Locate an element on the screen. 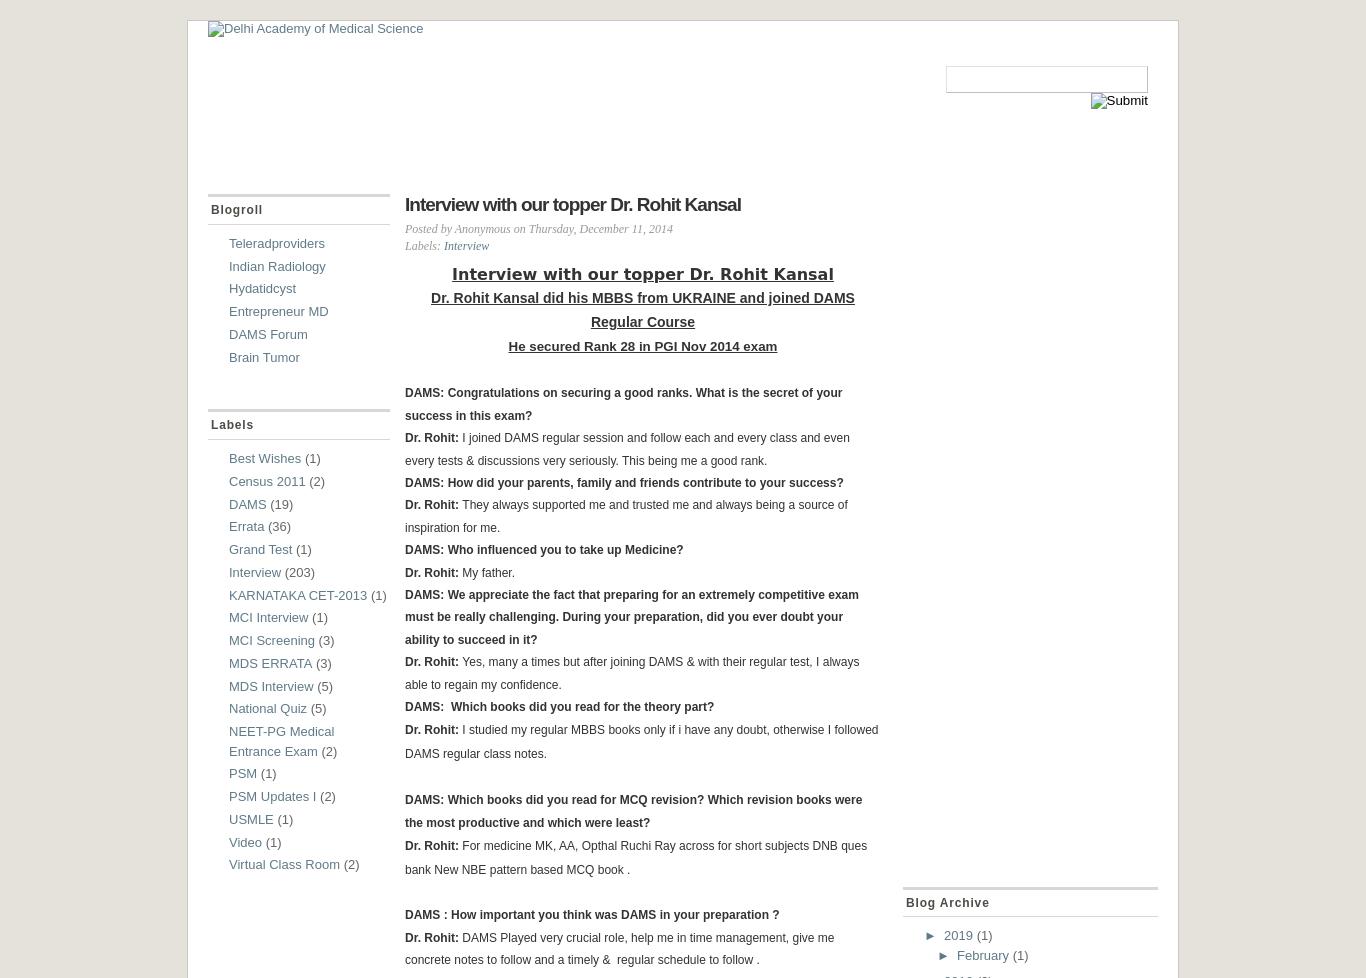 The width and height of the screenshot is (1366, 978). 'Blog Archive' is located at coordinates (905, 901).